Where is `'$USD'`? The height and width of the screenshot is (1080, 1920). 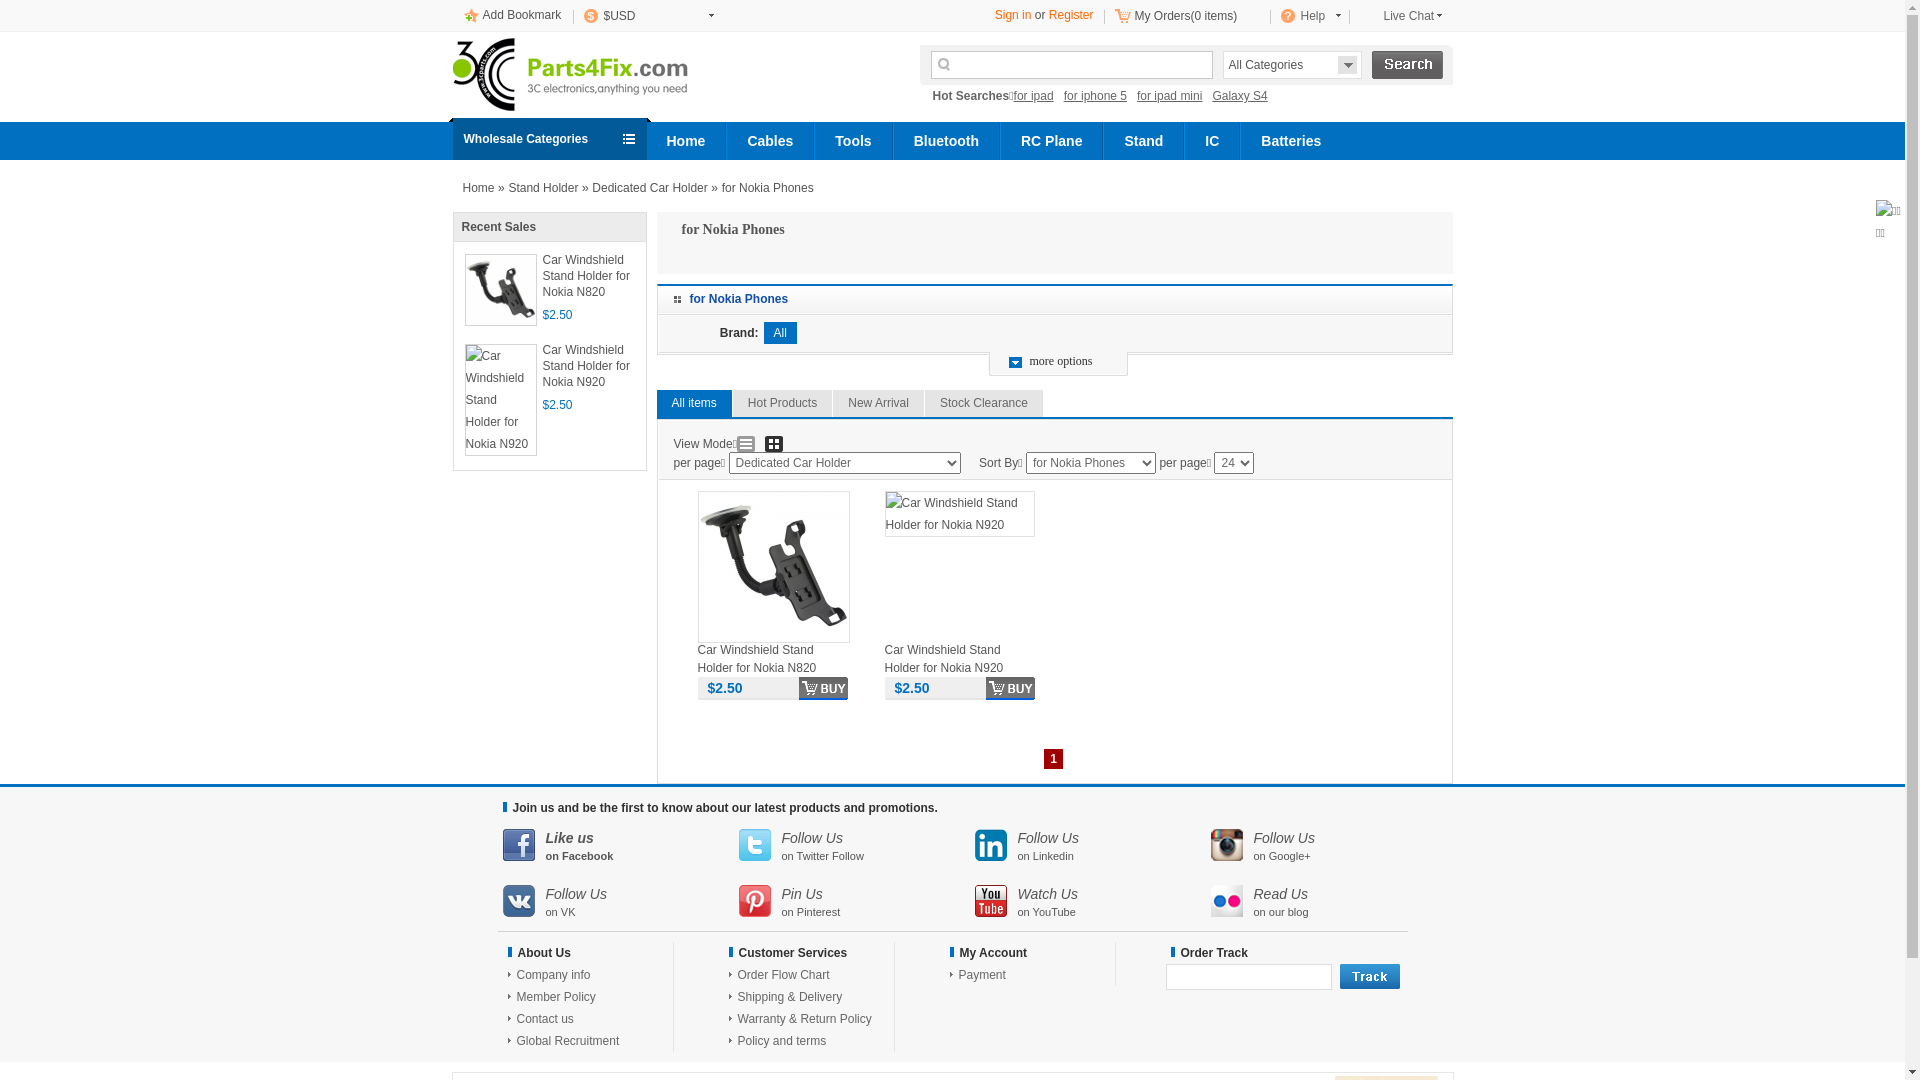
'$USD' is located at coordinates (648, 16).